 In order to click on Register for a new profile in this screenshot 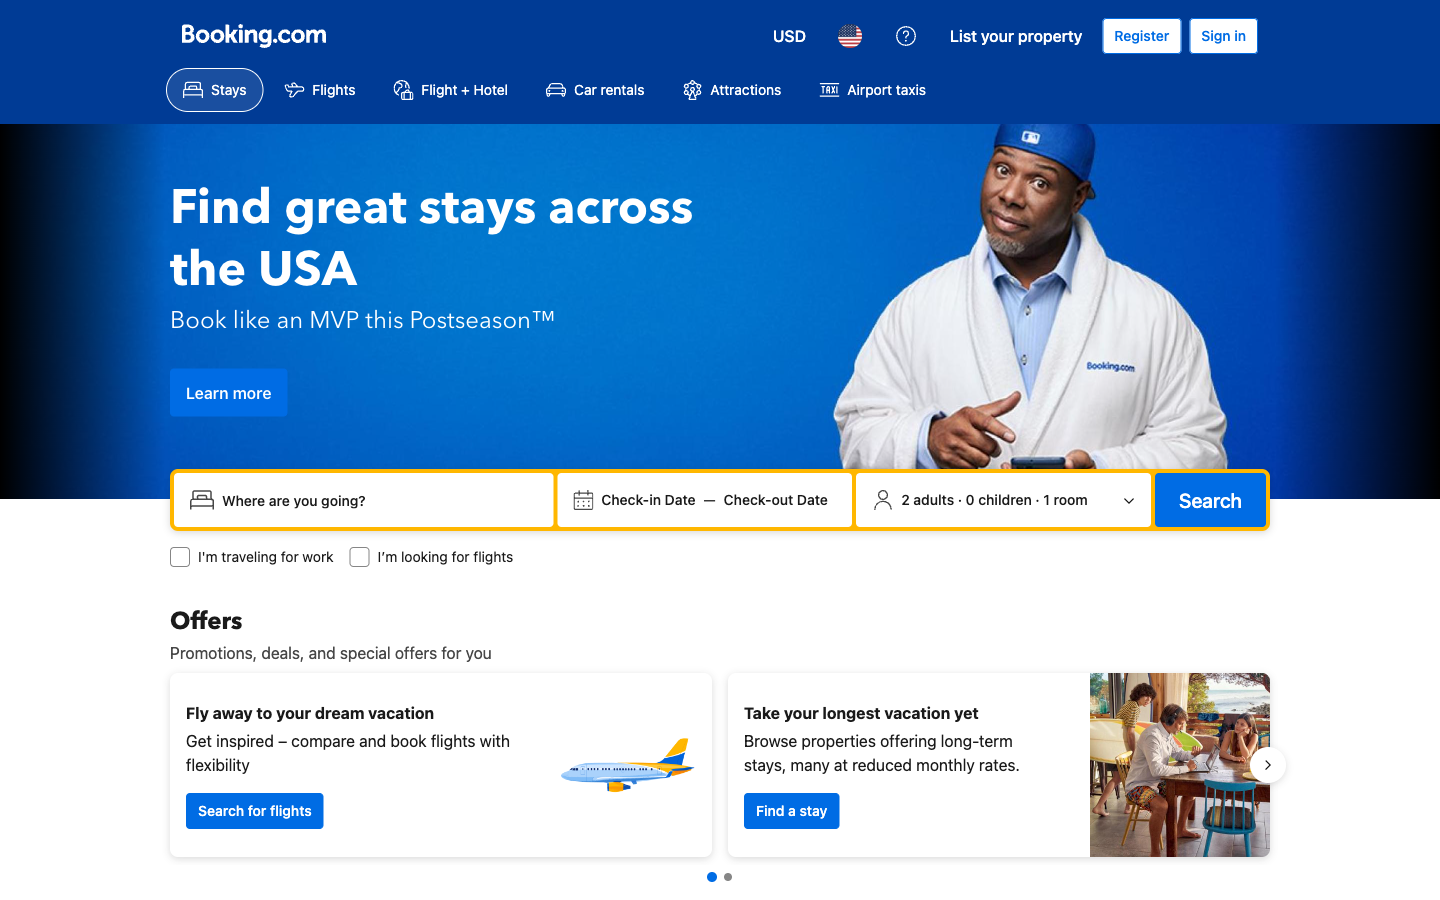, I will do `click(1141, 35)`.